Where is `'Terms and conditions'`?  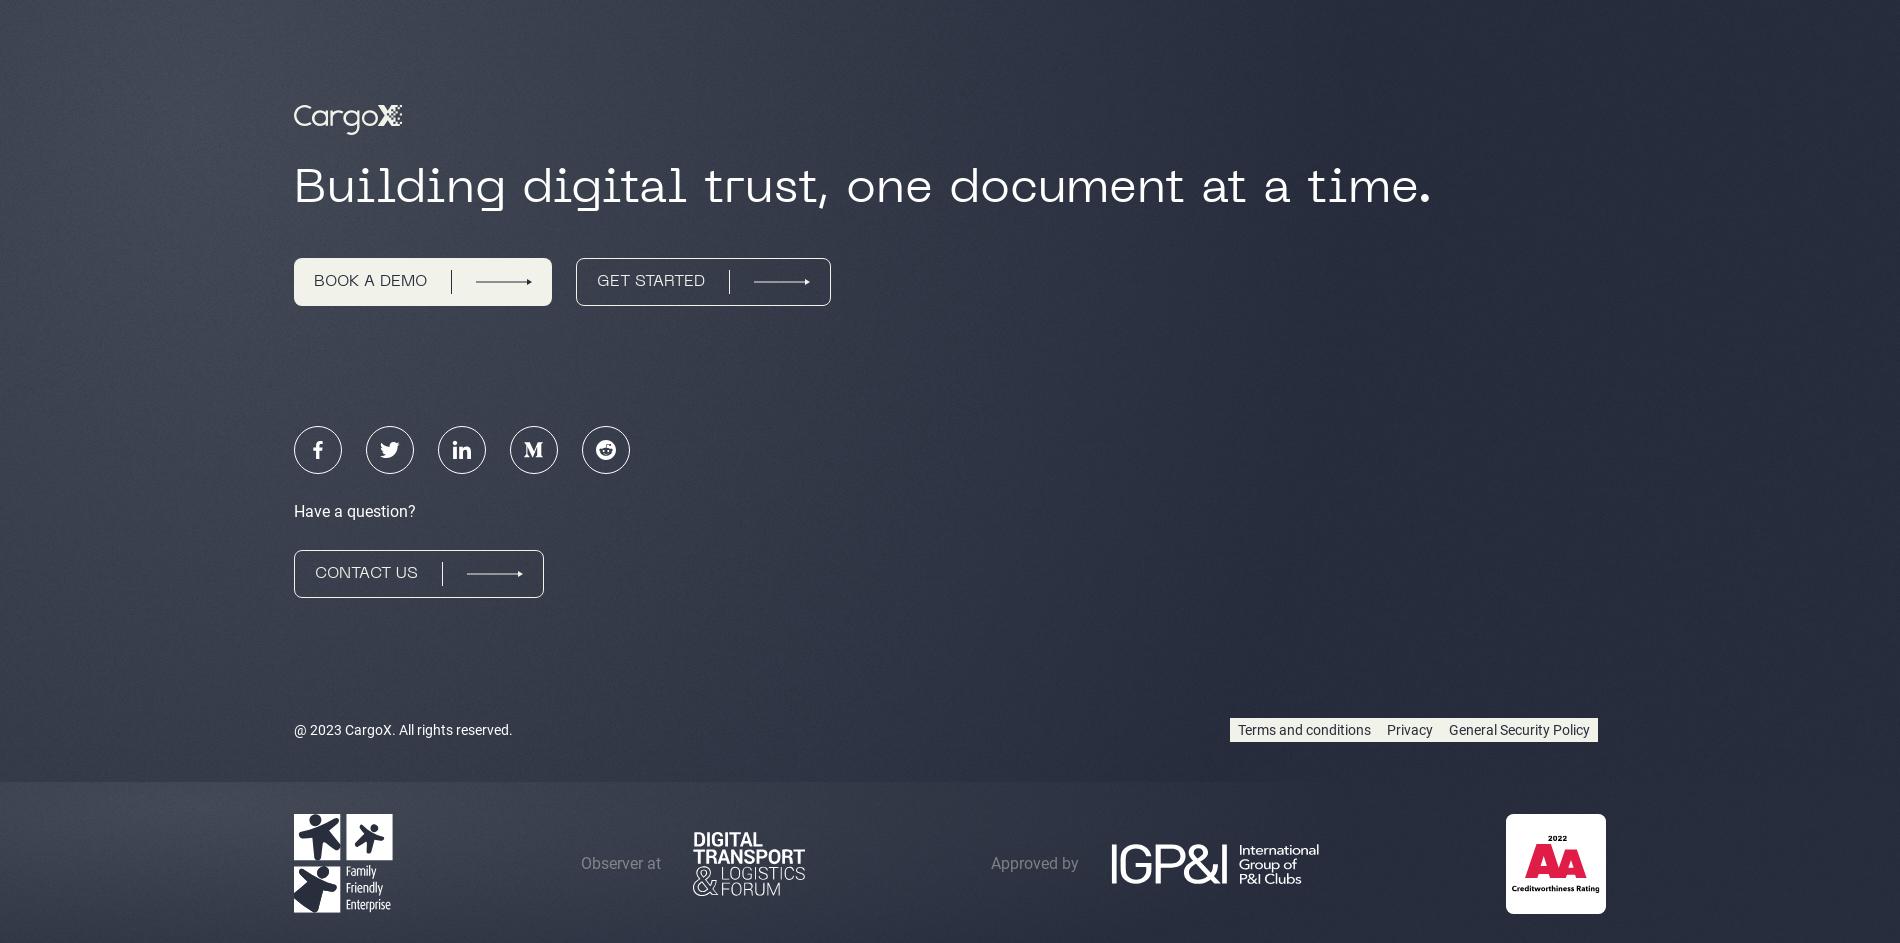 'Terms and conditions' is located at coordinates (1303, 728).